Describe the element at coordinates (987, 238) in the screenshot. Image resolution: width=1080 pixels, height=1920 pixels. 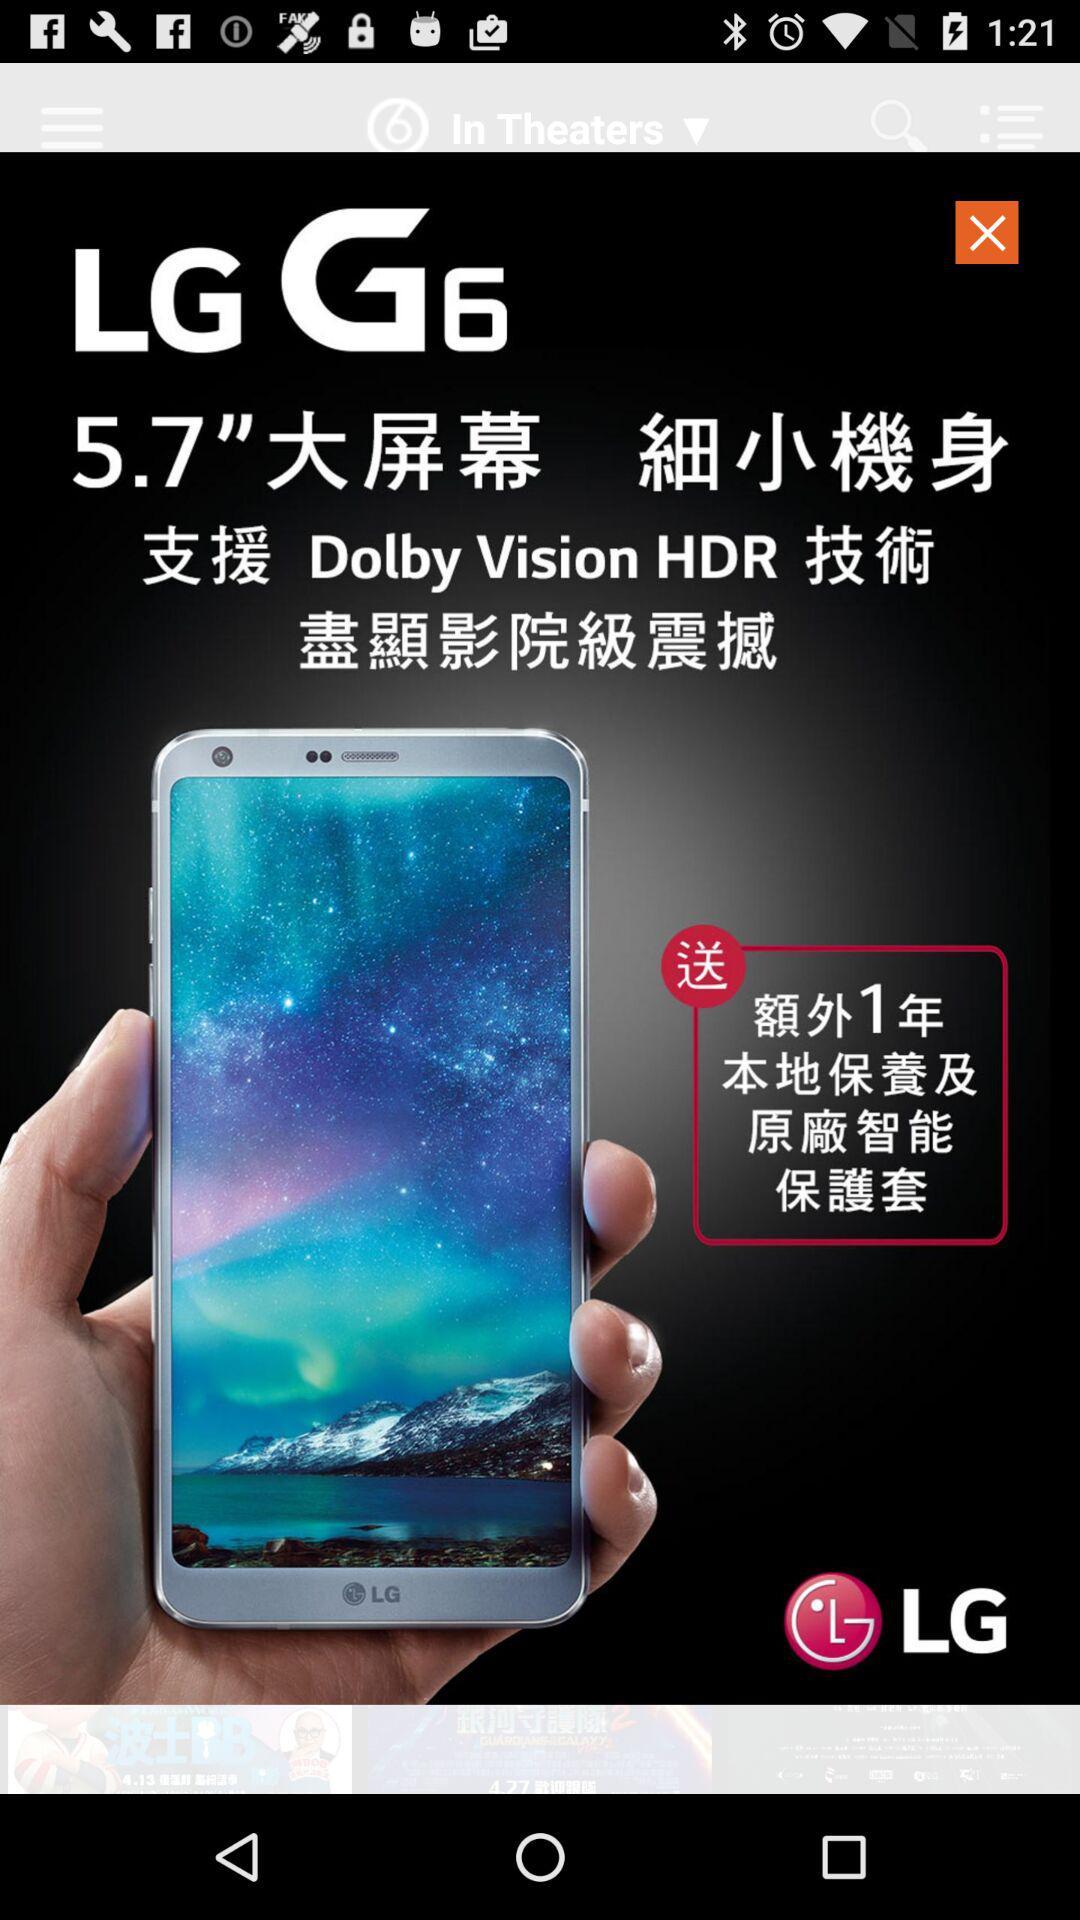
I see `close` at that location.